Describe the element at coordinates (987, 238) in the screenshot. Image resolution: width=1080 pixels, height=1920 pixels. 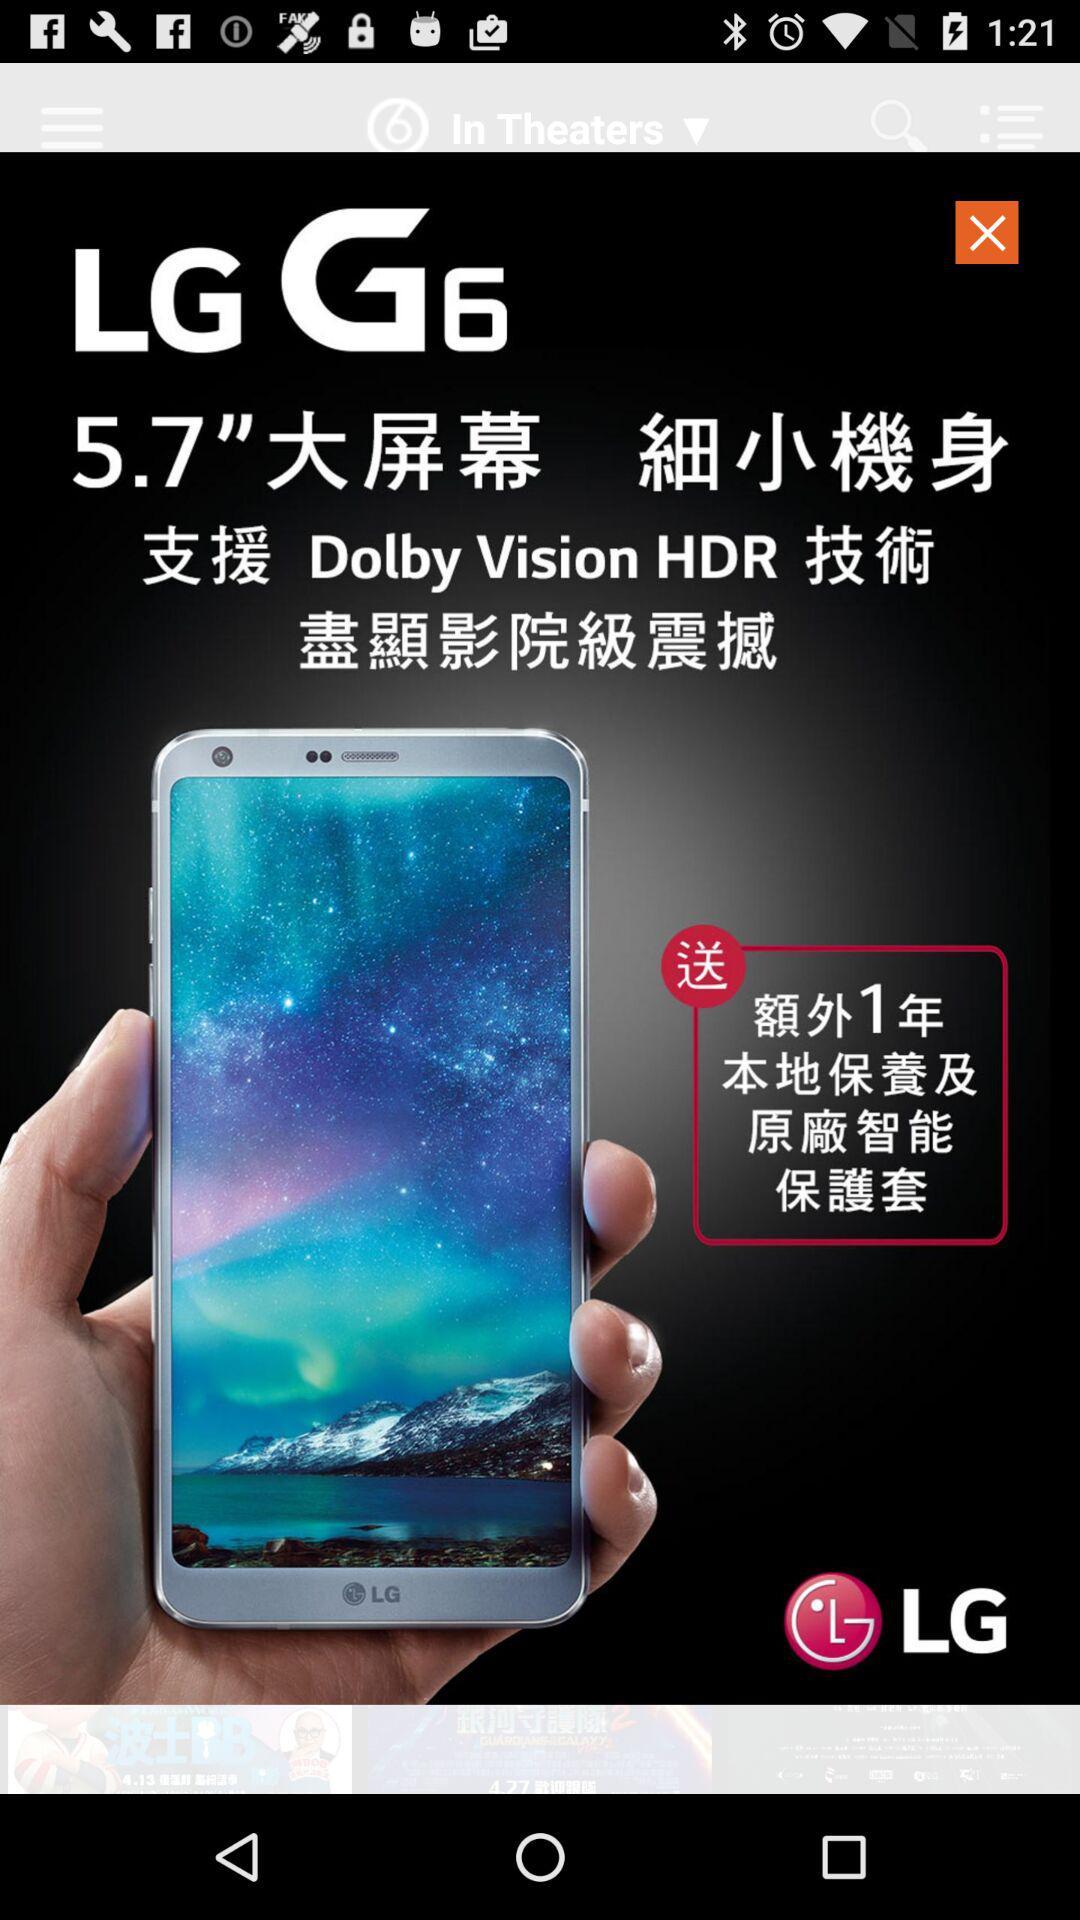
I see `close` at that location.